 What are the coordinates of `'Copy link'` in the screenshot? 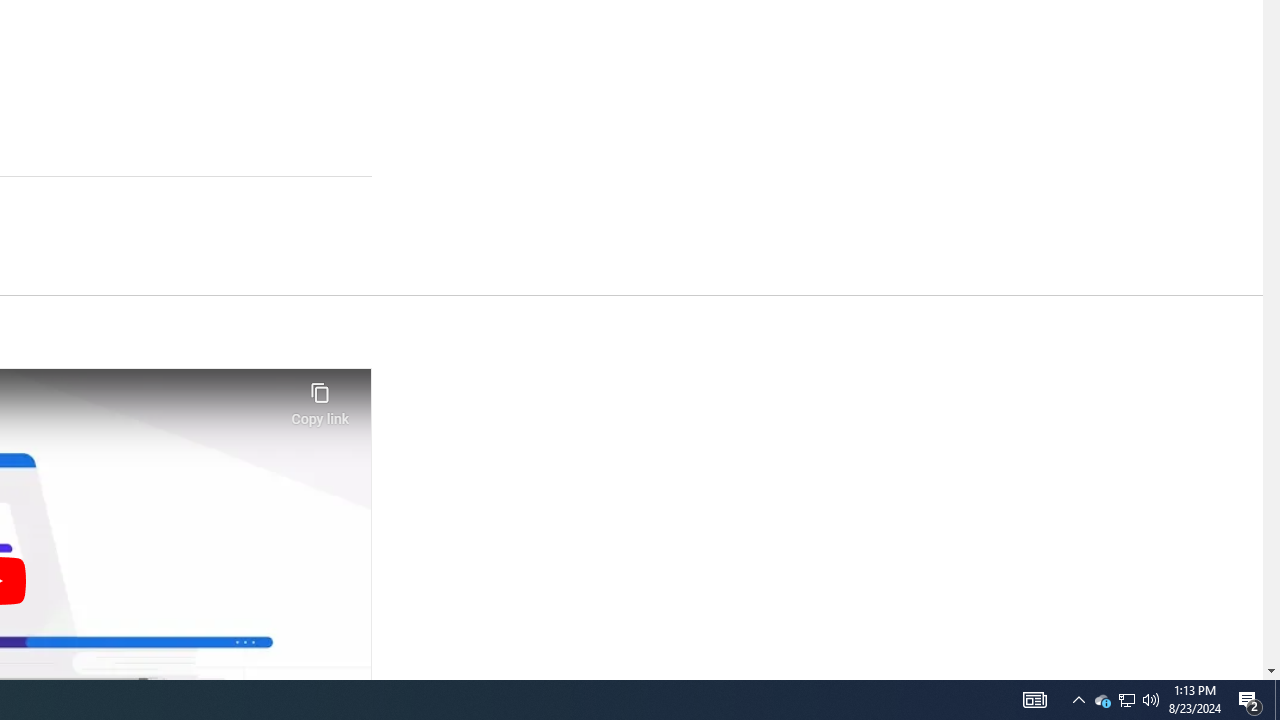 It's located at (320, 398).